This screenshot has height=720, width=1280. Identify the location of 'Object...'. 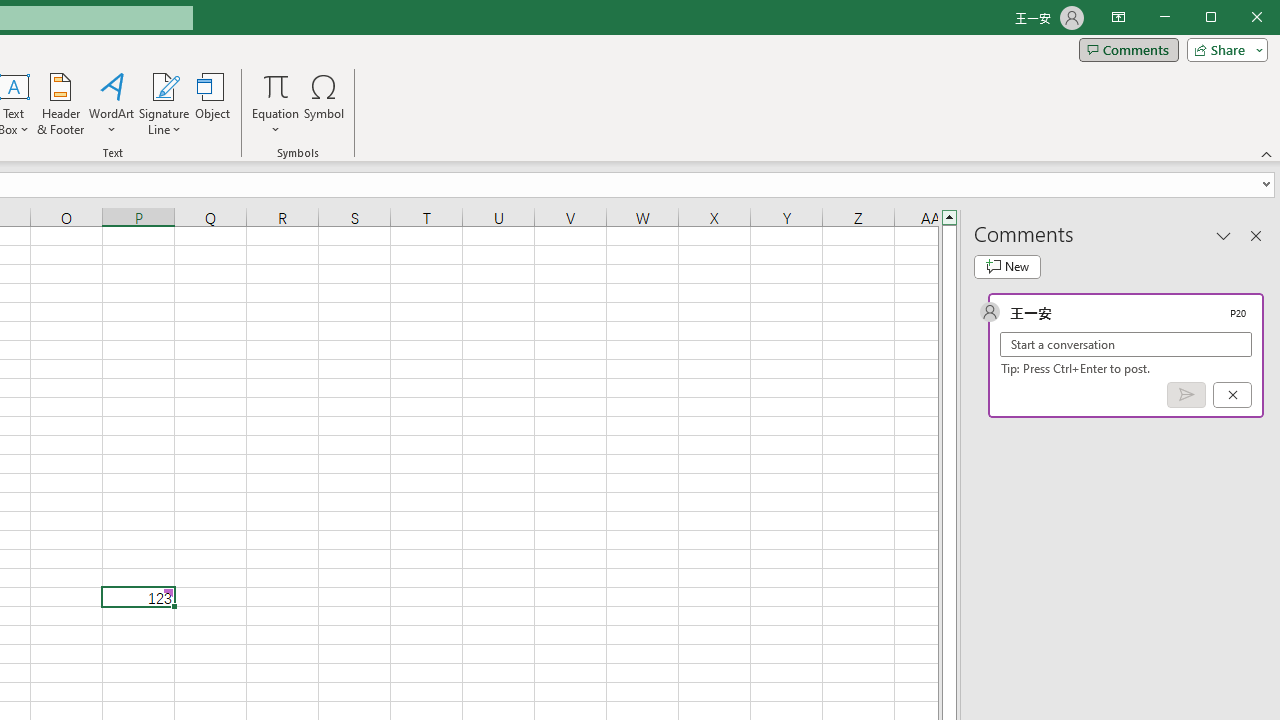
(213, 104).